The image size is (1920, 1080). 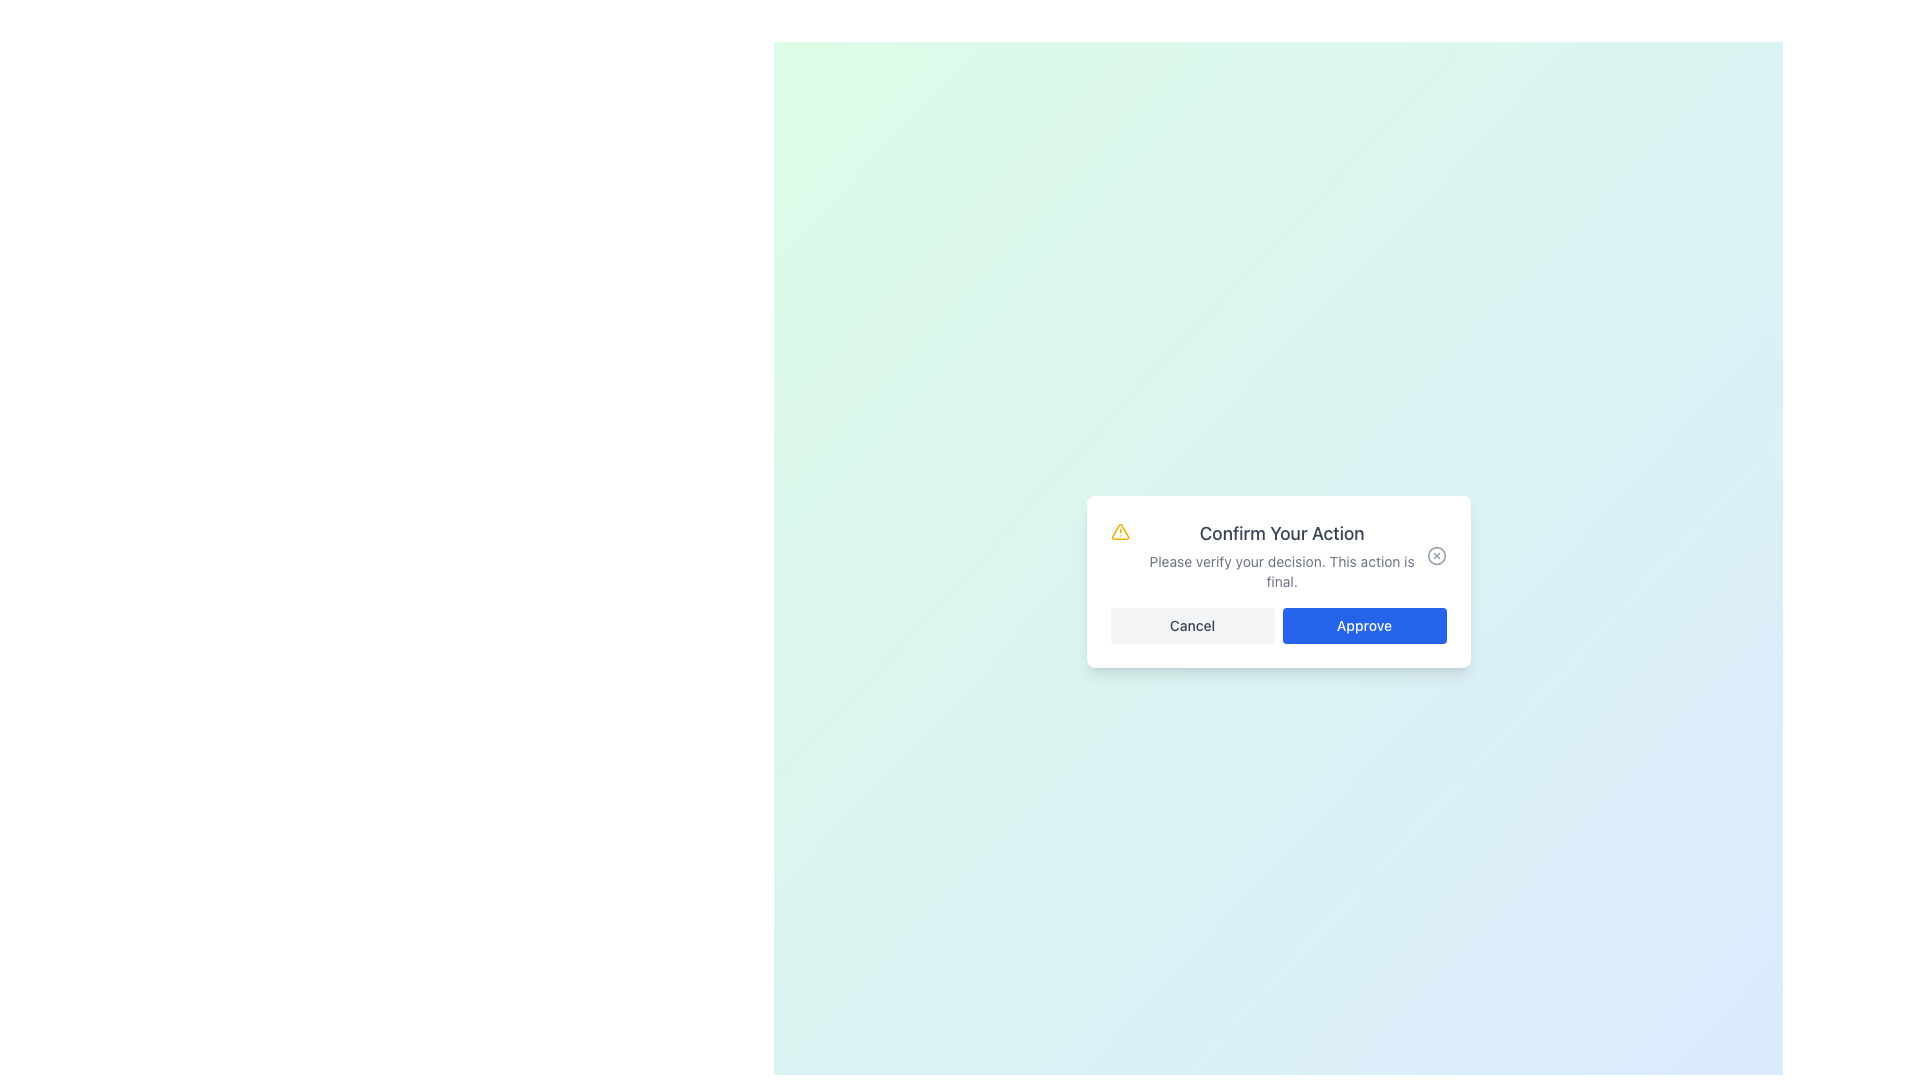 I want to click on the informational display section that provides a warning and descriptive message in the dialog box, which is positioned centrally above the action buttons 'Cancel' and 'Approve', so click(x=1277, y=555).